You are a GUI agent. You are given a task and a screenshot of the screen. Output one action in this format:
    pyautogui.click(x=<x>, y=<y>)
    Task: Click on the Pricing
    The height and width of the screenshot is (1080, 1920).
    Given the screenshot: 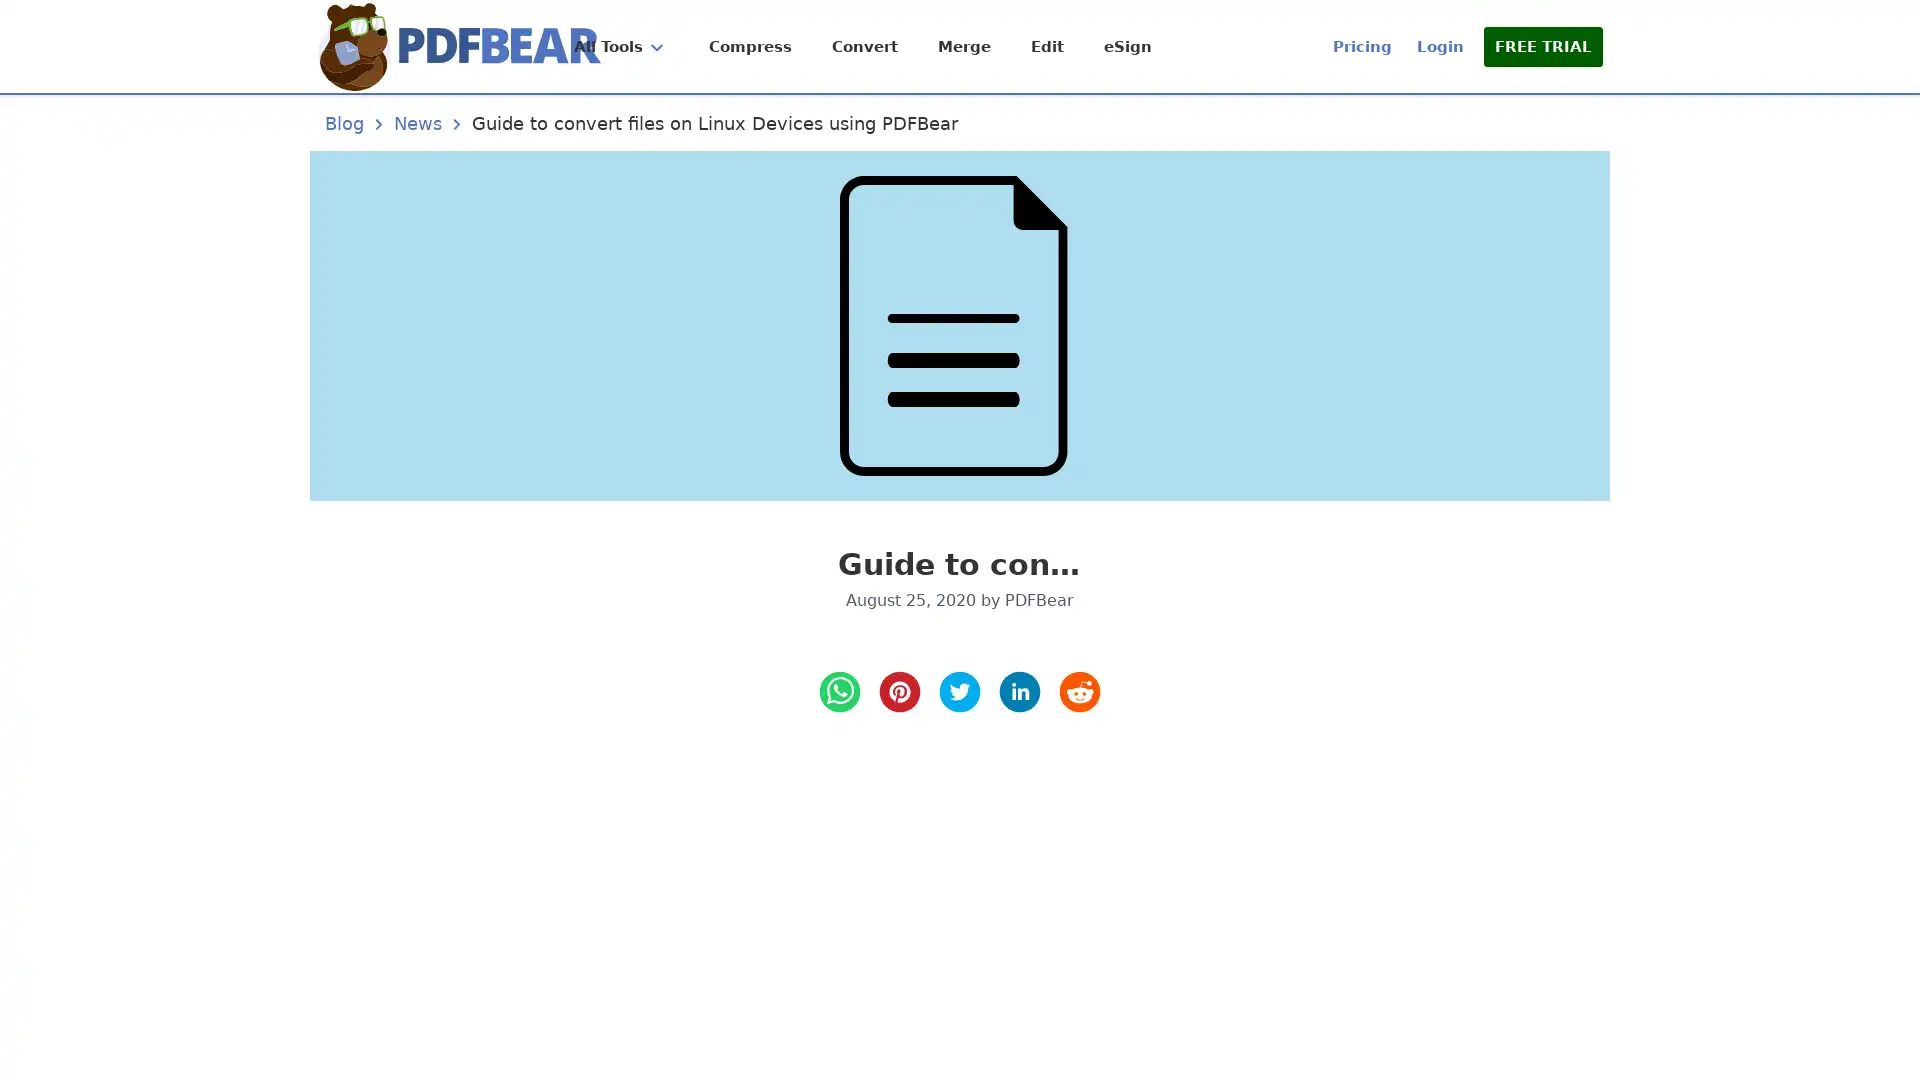 What is the action you would take?
    pyautogui.click(x=1360, y=45)
    